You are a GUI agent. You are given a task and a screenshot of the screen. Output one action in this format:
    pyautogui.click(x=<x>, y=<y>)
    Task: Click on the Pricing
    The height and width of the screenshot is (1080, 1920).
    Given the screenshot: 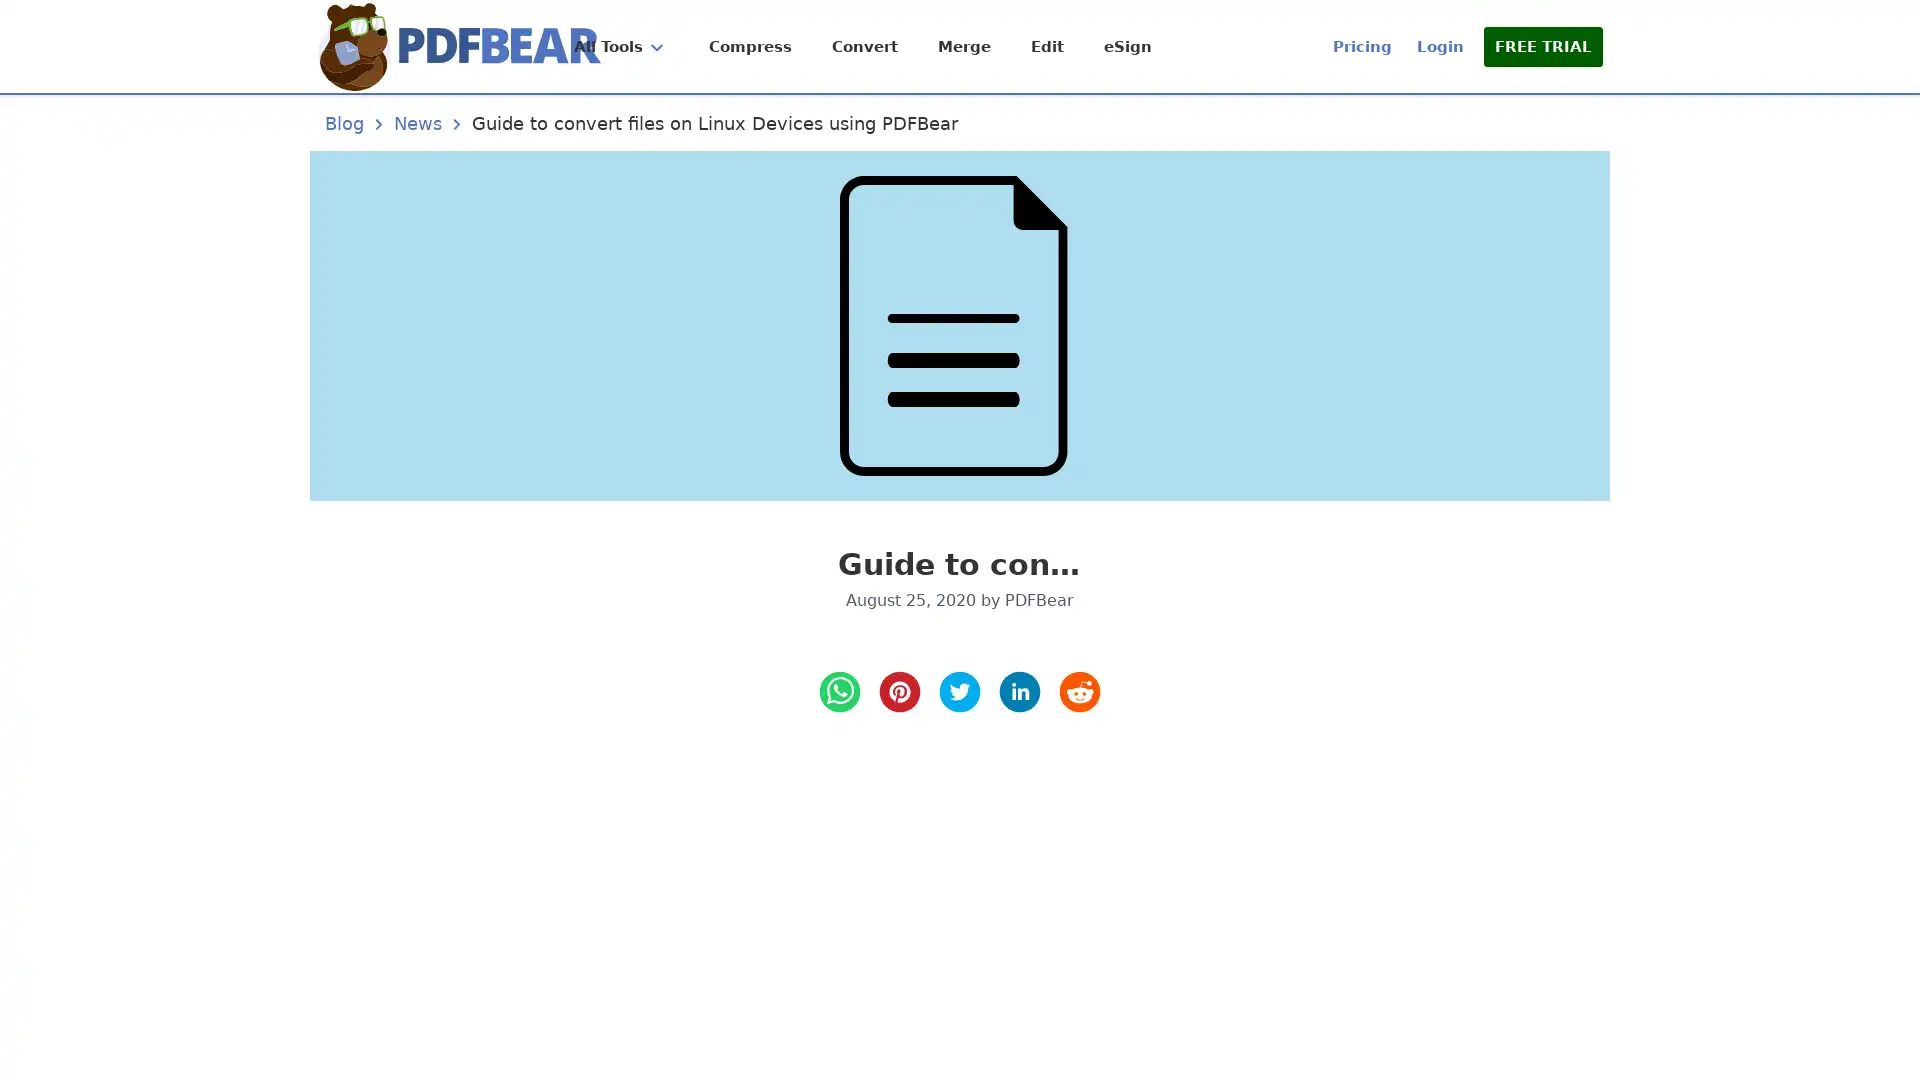 What is the action you would take?
    pyautogui.click(x=1360, y=45)
    